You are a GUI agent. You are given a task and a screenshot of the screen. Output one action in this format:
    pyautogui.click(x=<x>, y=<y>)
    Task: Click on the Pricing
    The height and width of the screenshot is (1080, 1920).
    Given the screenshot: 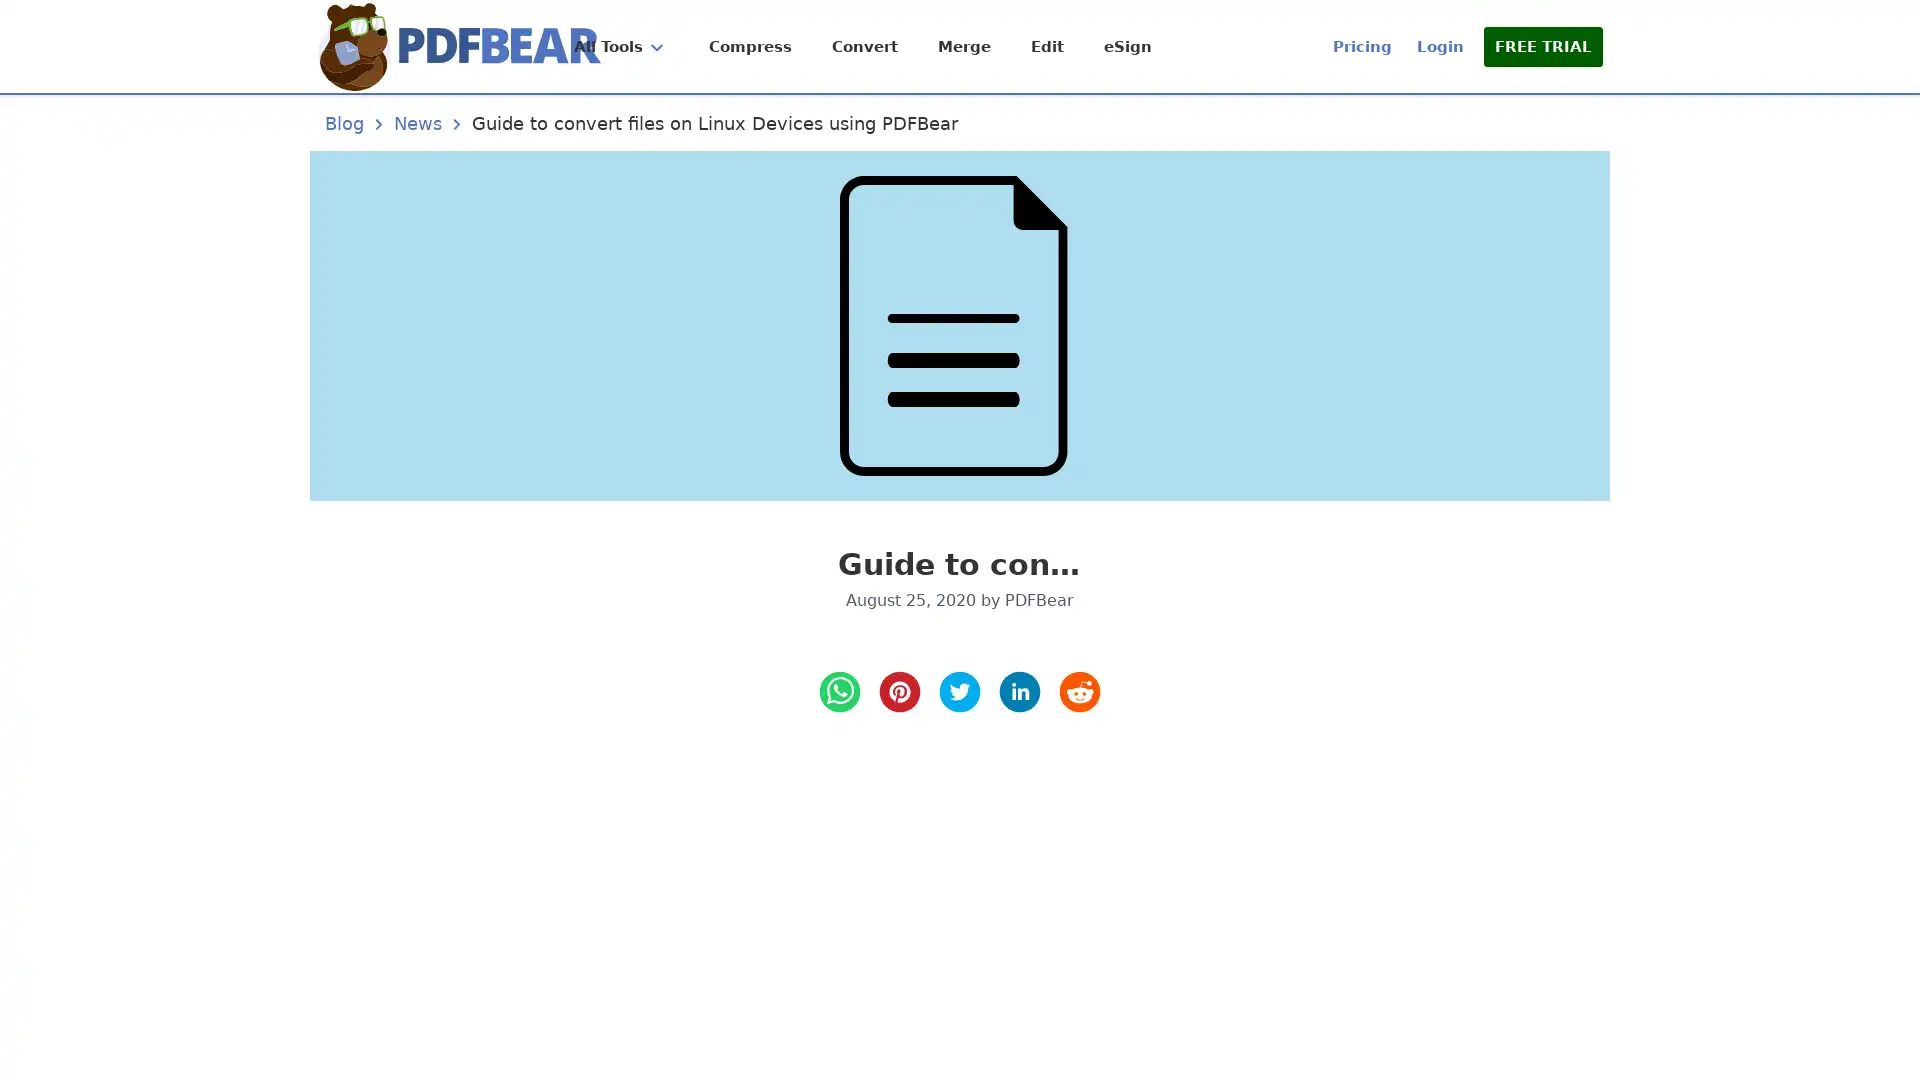 What is the action you would take?
    pyautogui.click(x=1360, y=45)
    